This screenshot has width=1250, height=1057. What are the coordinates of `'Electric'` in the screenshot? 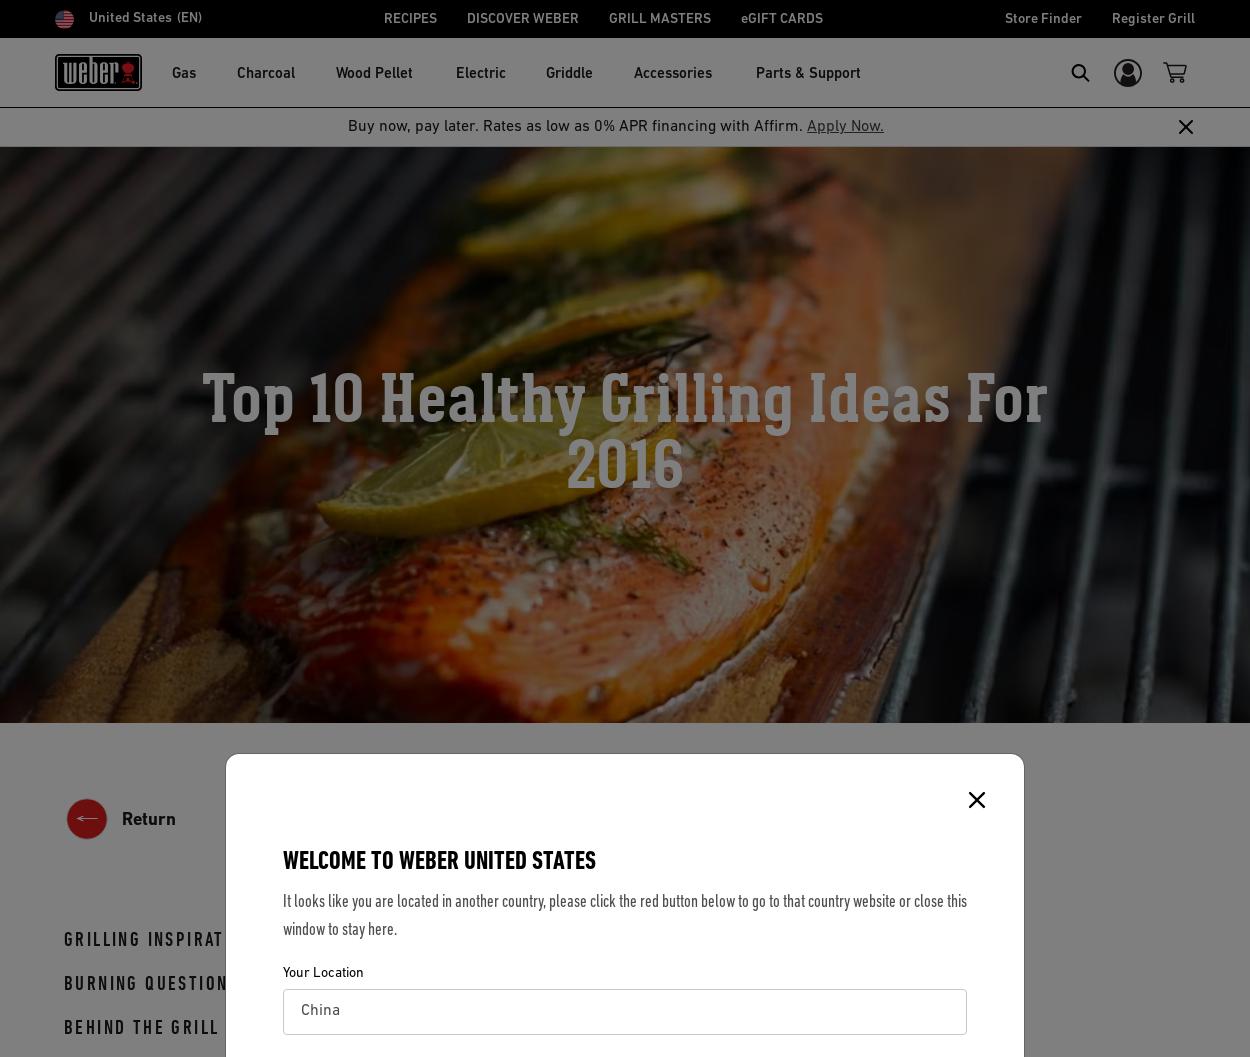 It's located at (479, 73).